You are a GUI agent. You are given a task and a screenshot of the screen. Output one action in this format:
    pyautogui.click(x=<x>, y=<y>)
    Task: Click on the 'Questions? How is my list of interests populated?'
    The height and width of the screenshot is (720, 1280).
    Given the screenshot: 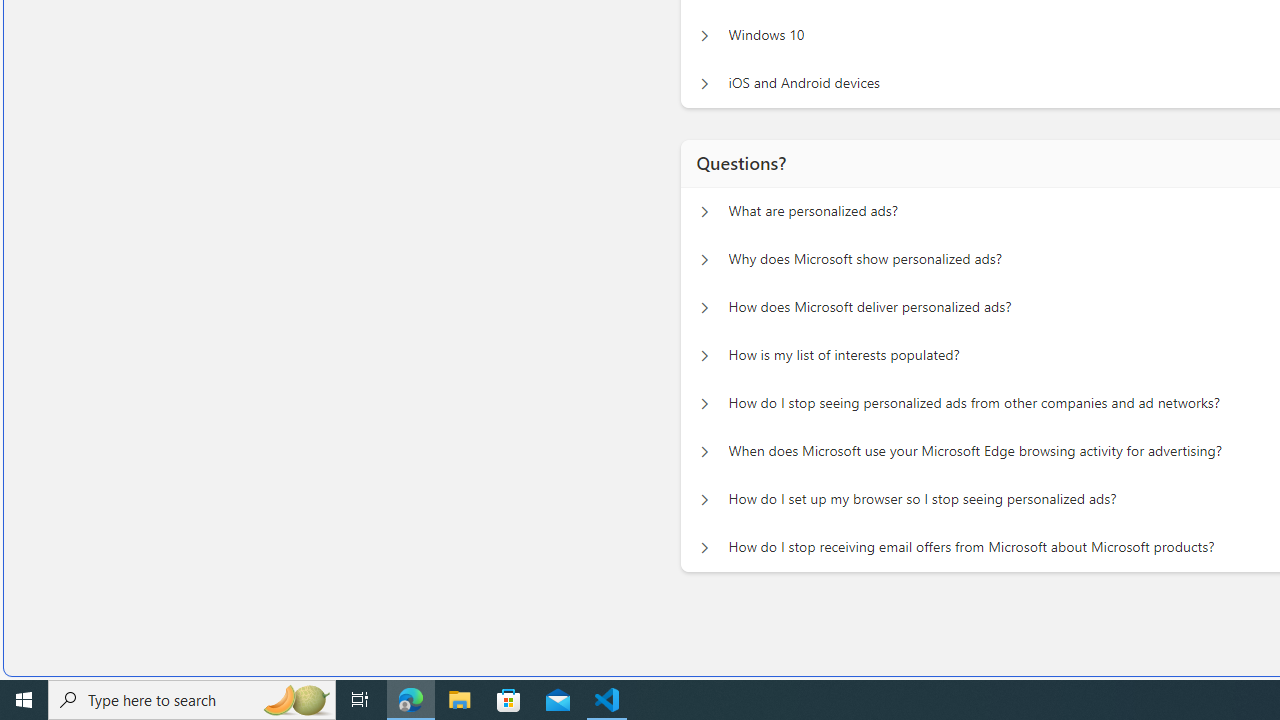 What is the action you would take?
    pyautogui.click(x=704, y=350)
    